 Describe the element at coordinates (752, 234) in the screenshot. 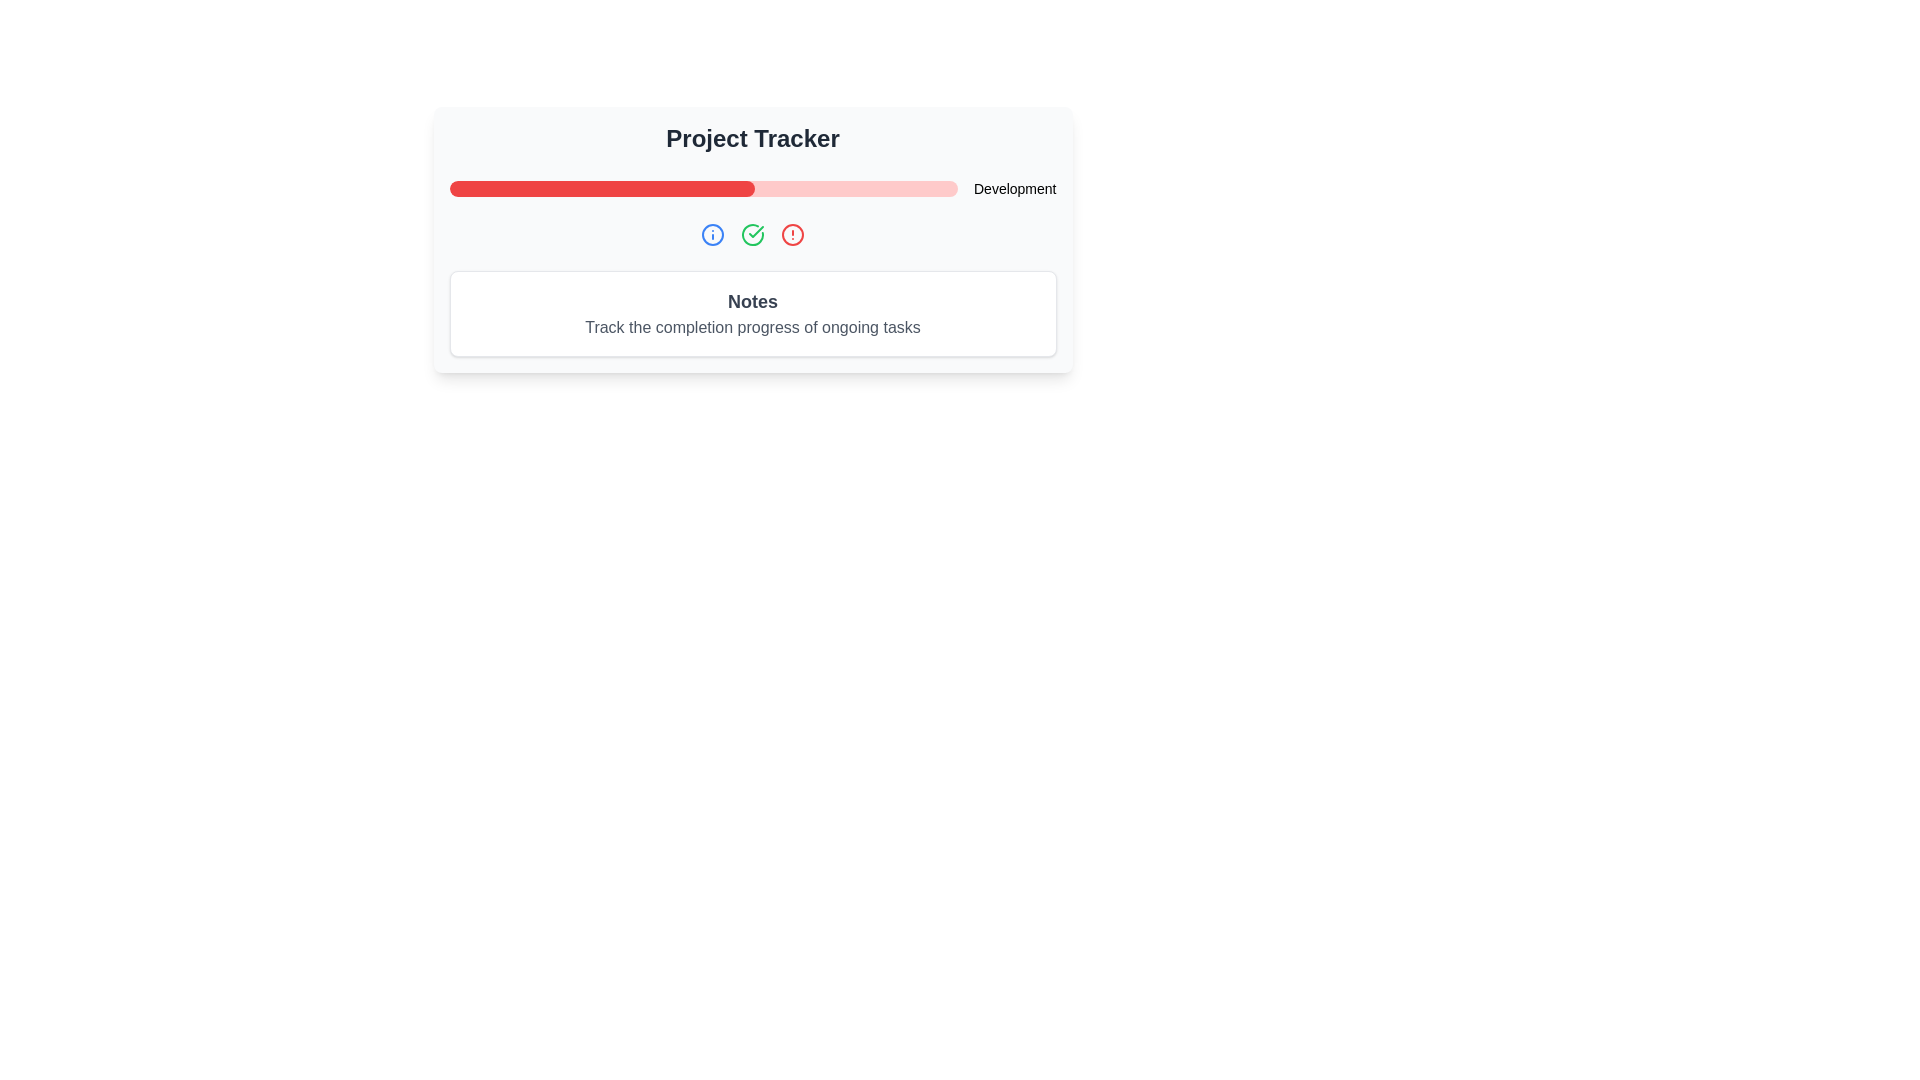

I see `the circular green icon featuring a checkmark, which is the middle icon in the row below the progress bar` at that location.